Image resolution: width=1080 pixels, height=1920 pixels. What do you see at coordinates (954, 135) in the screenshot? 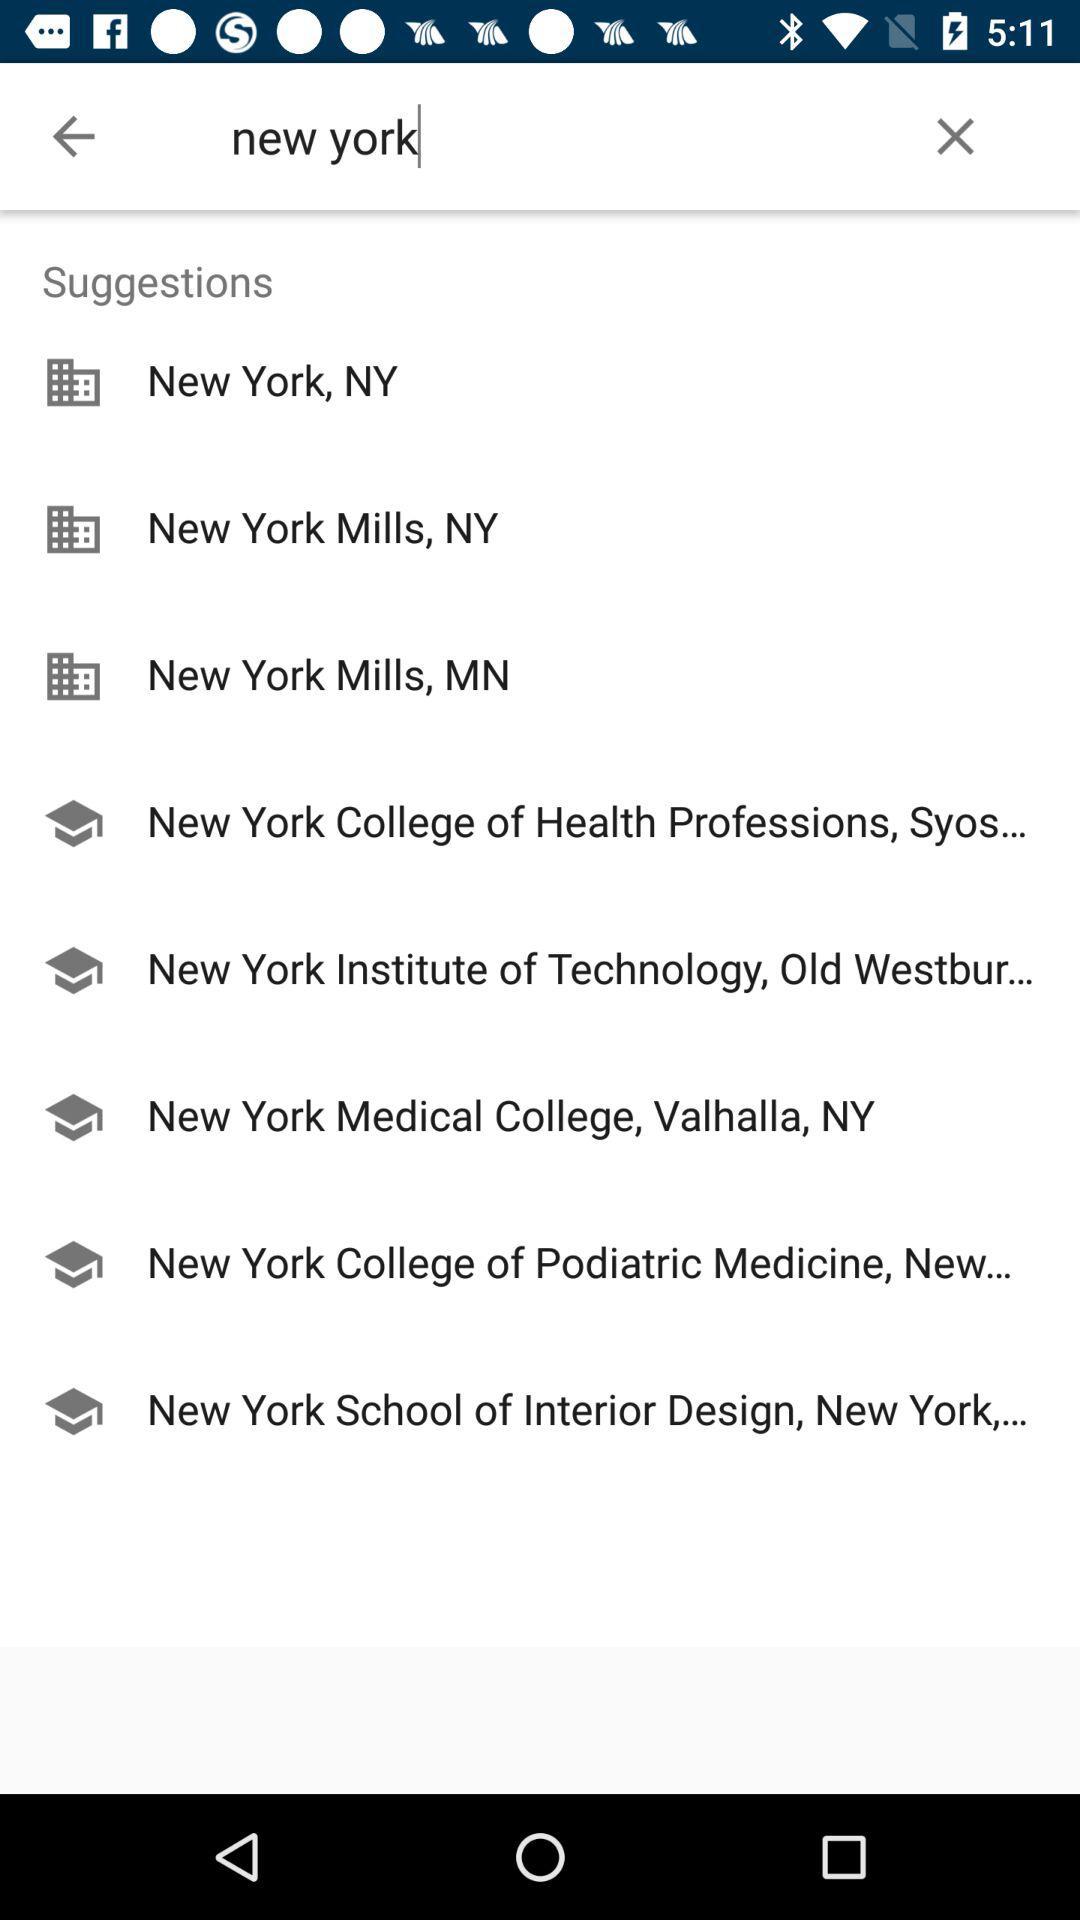
I see `item at the top right corner` at bounding box center [954, 135].